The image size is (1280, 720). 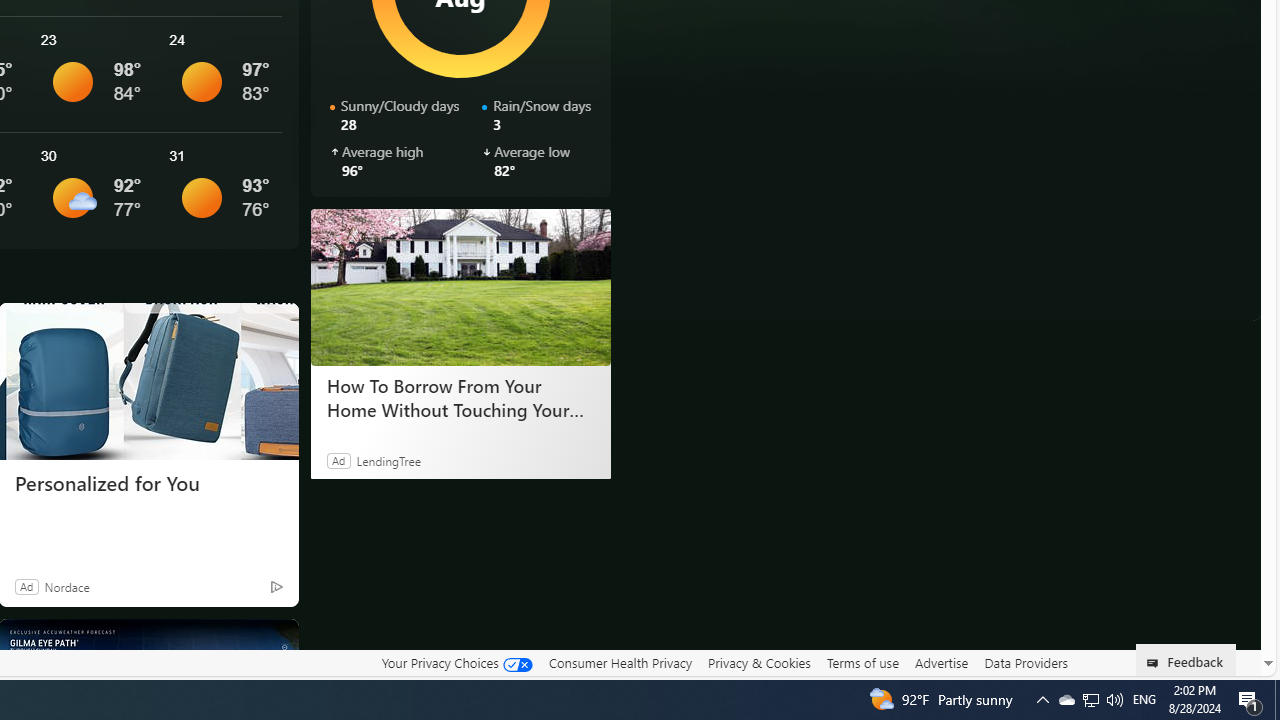 I want to click on 'Data Providers', so click(x=1025, y=663).